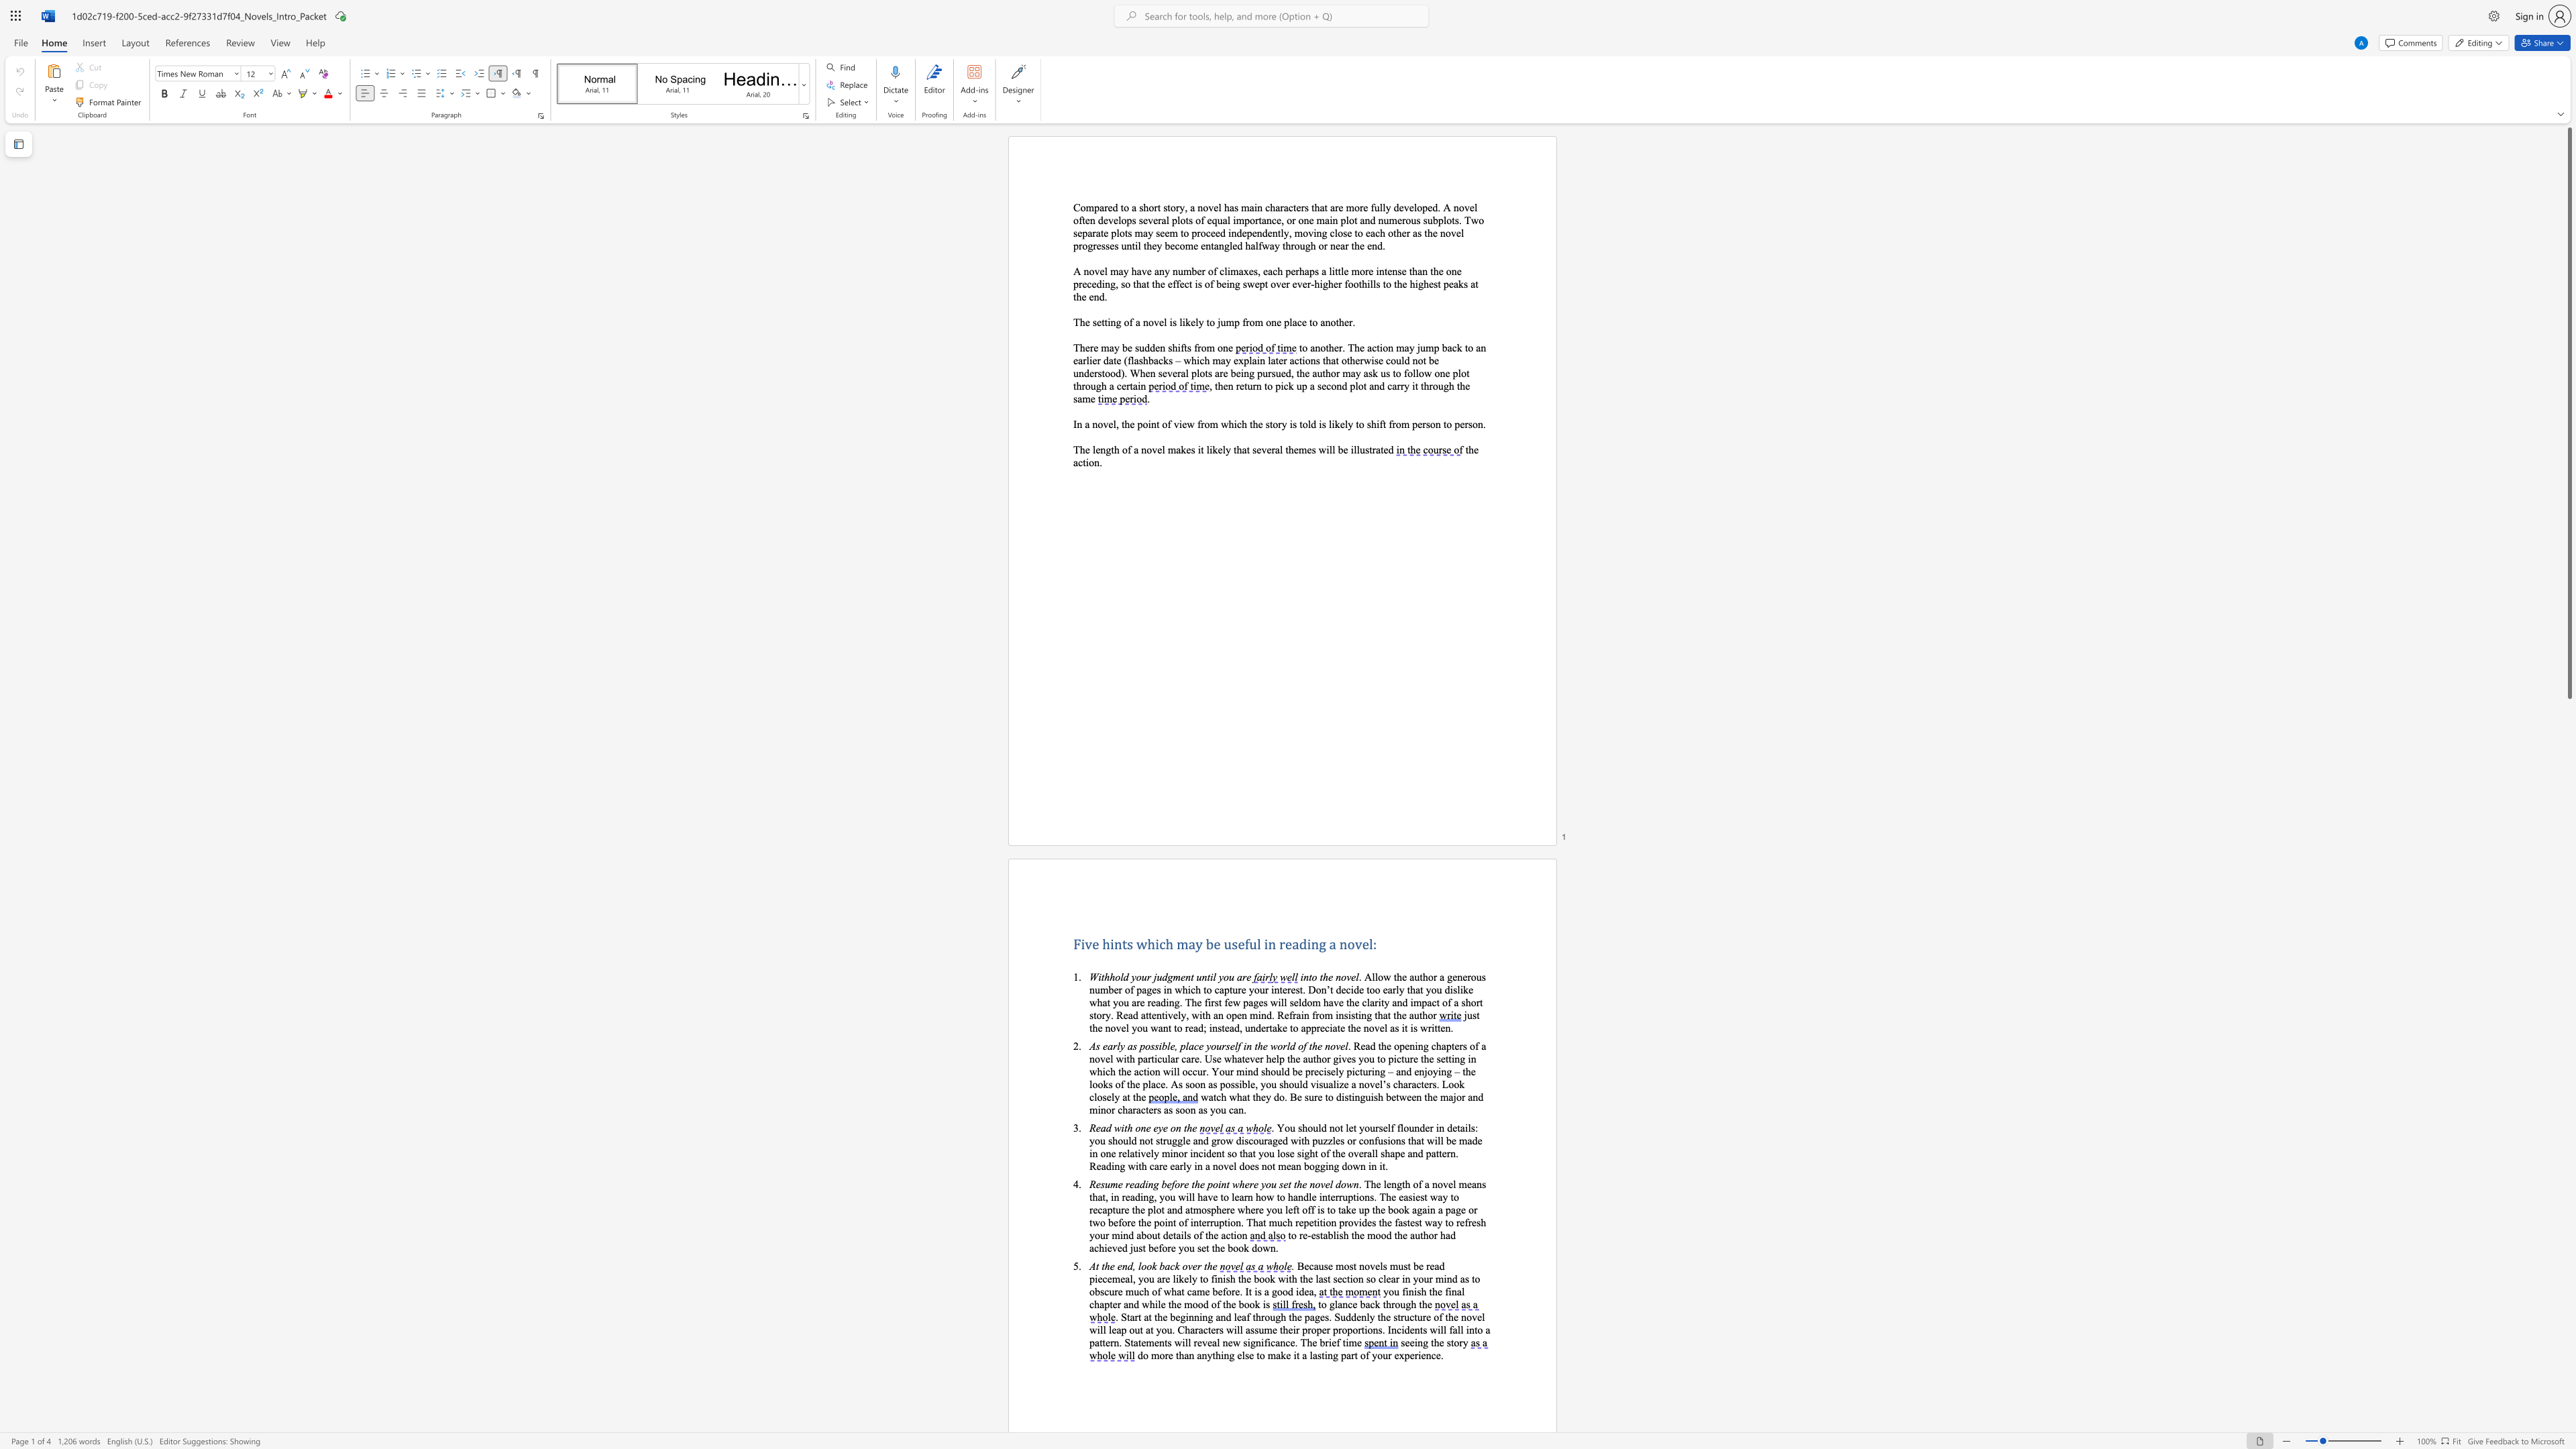 This screenshot has width=2576, height=1449. Describe the element at coordinates (1261, 1342) in the screenshot. I see `the 3th character "i" in the text` at that location.